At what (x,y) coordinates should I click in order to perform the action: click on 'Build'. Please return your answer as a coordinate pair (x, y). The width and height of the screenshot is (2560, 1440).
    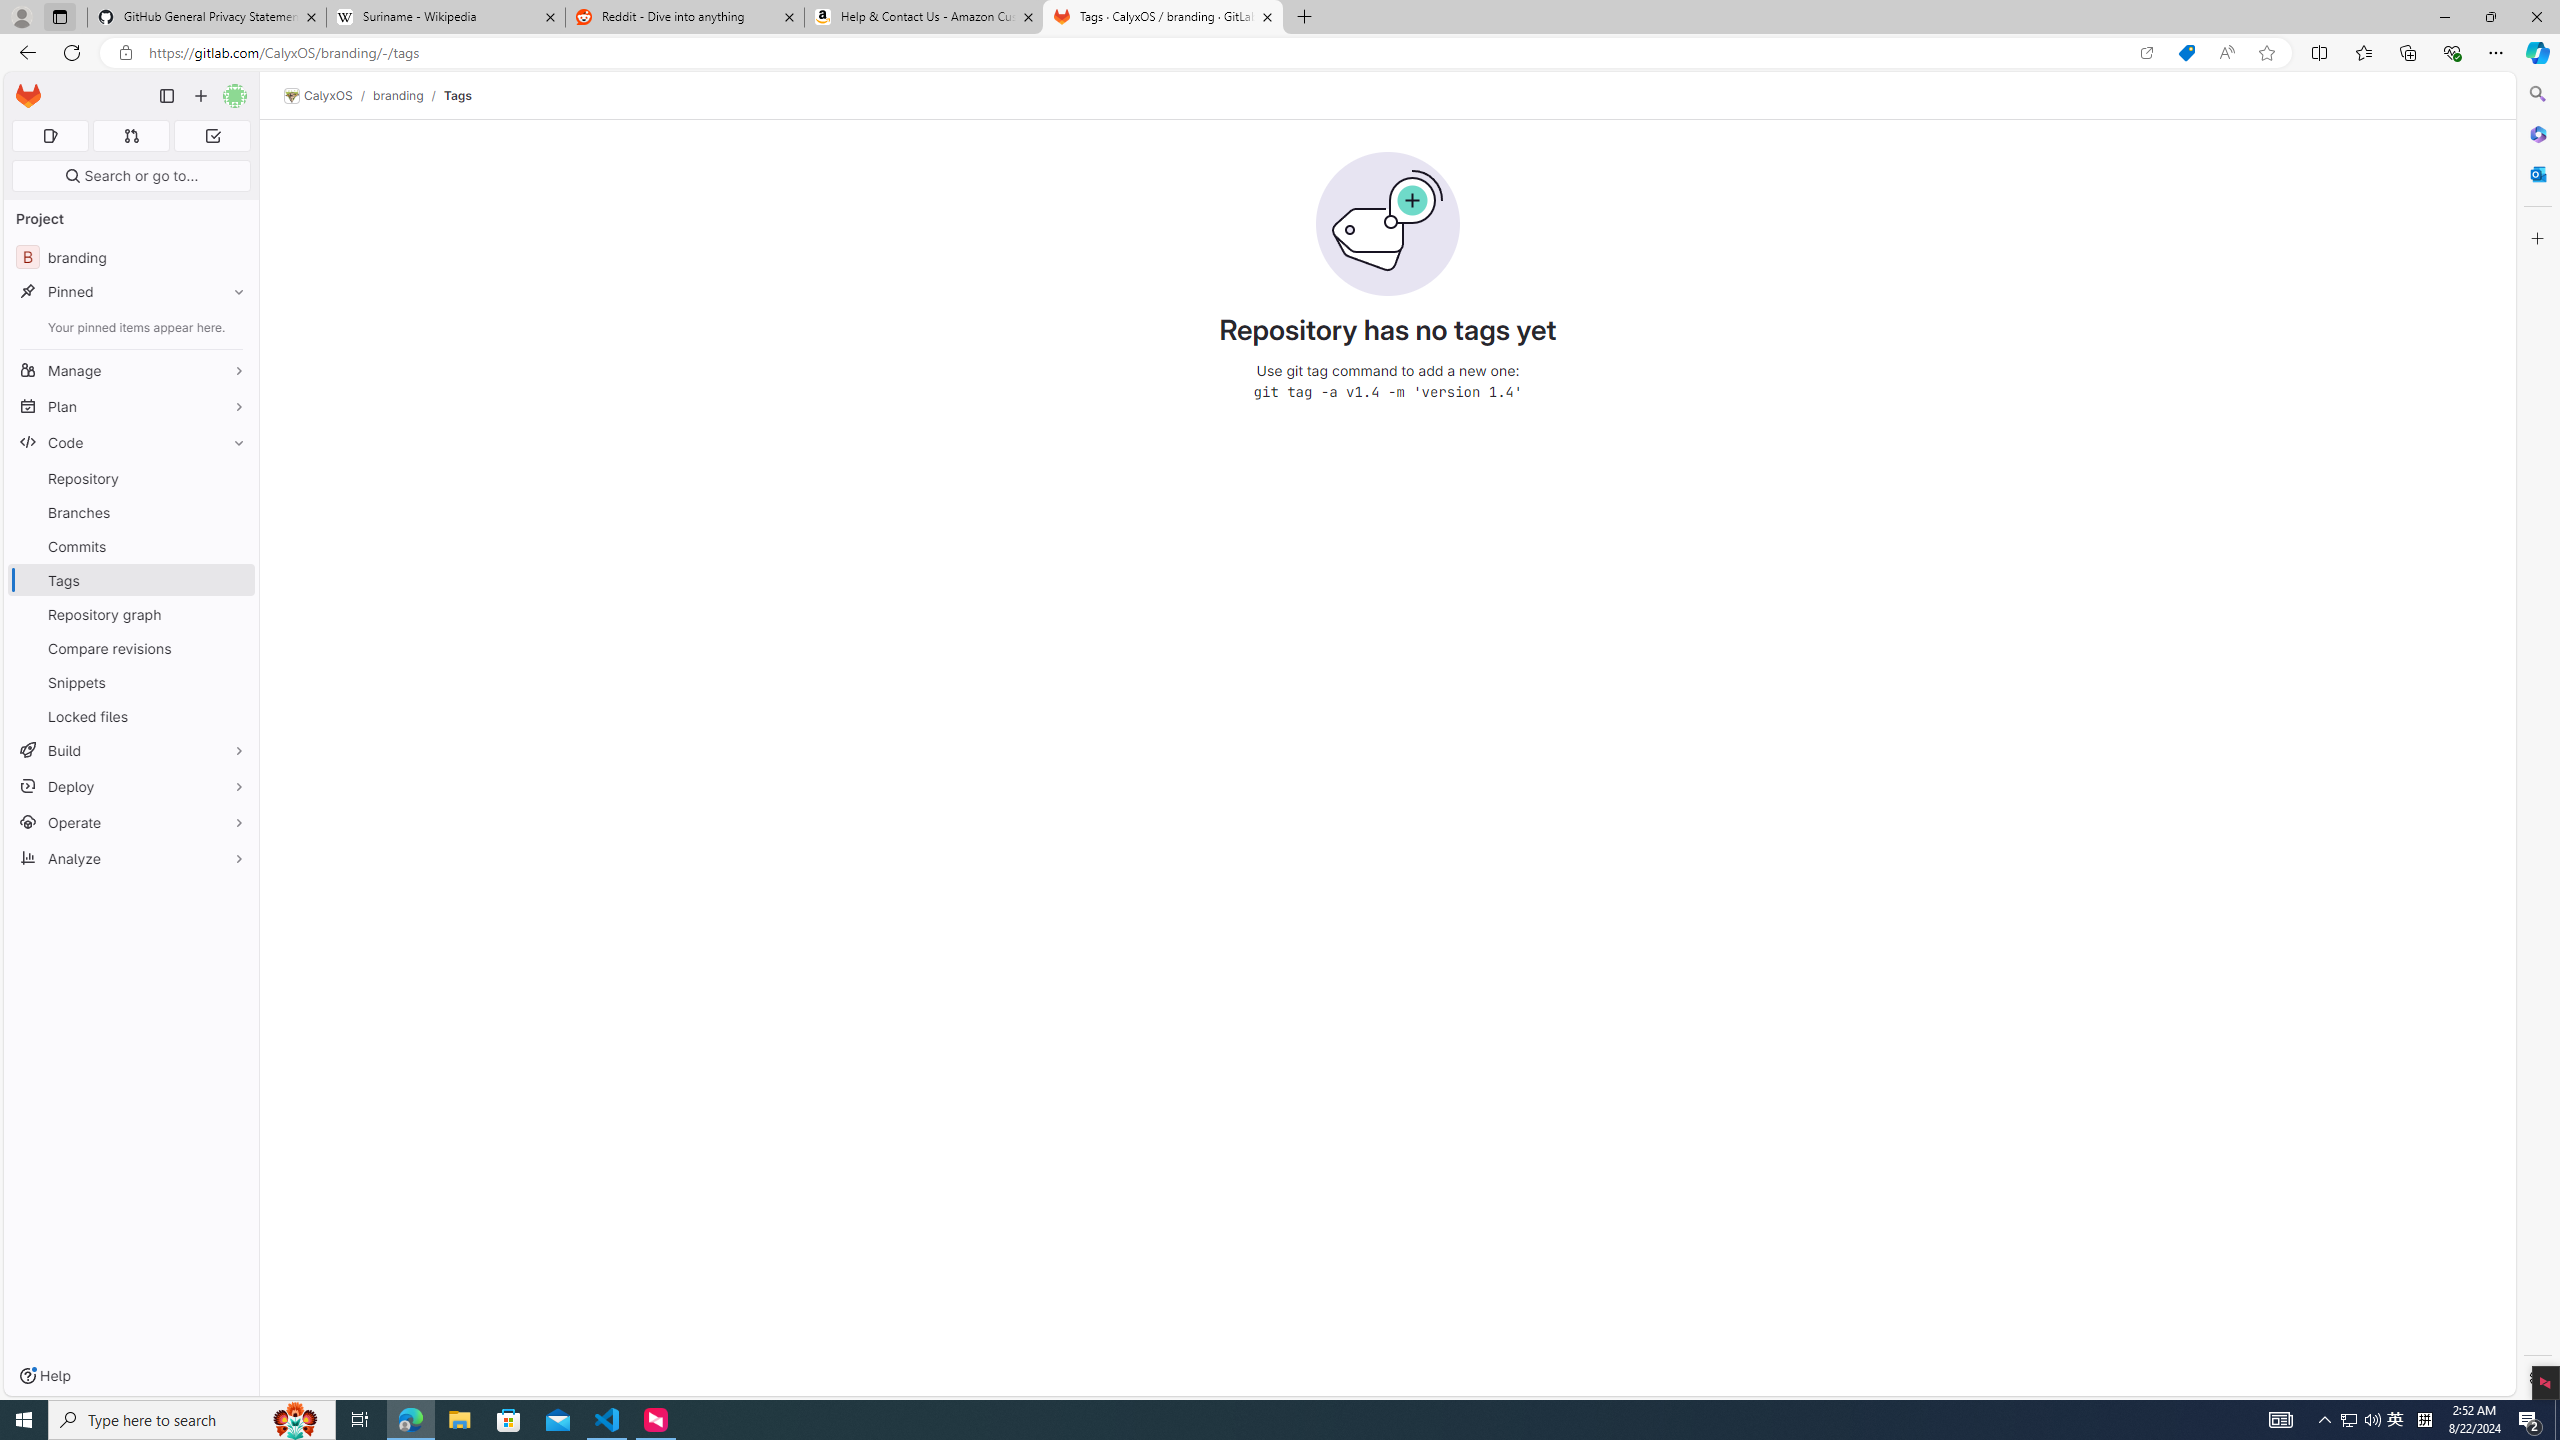
    Looking at the image, I should click on (130, 750).